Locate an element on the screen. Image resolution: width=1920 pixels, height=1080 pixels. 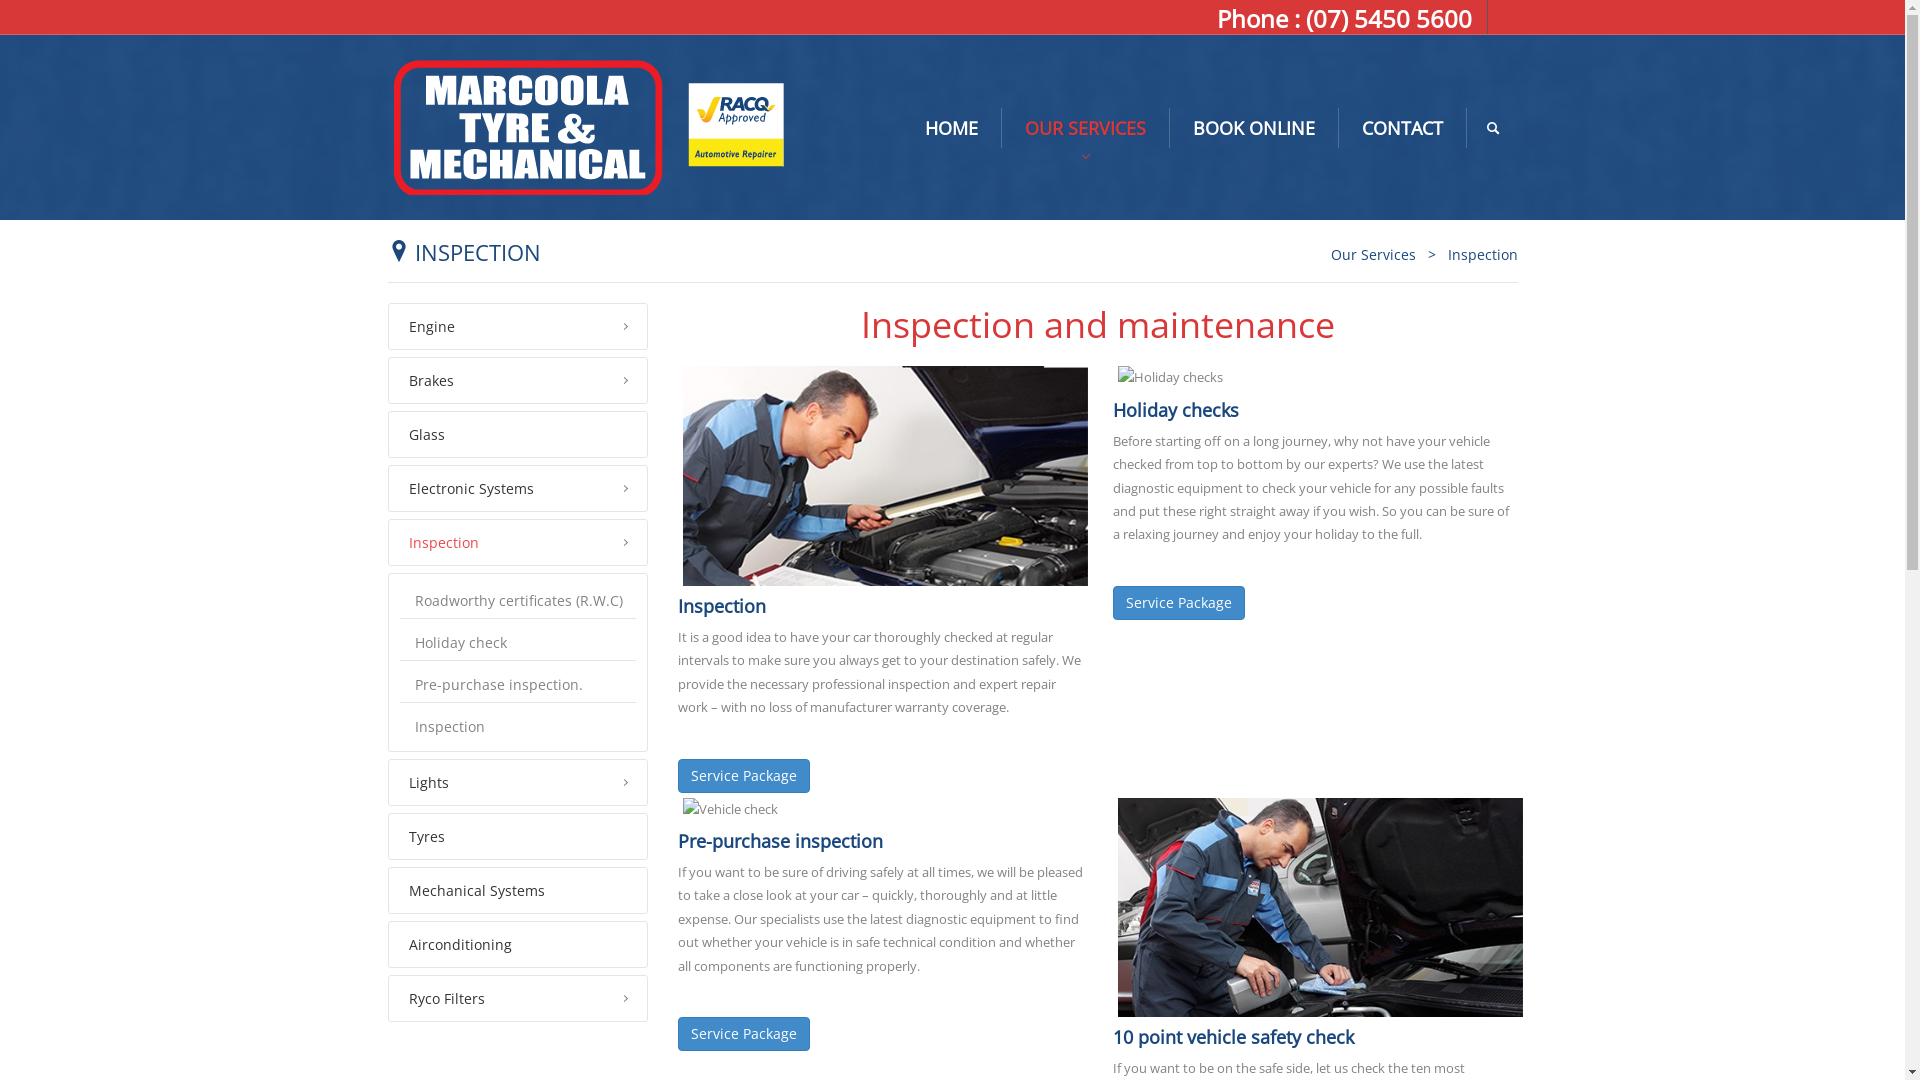
'Vehicle checkups' is located at coordinates (728, 808).